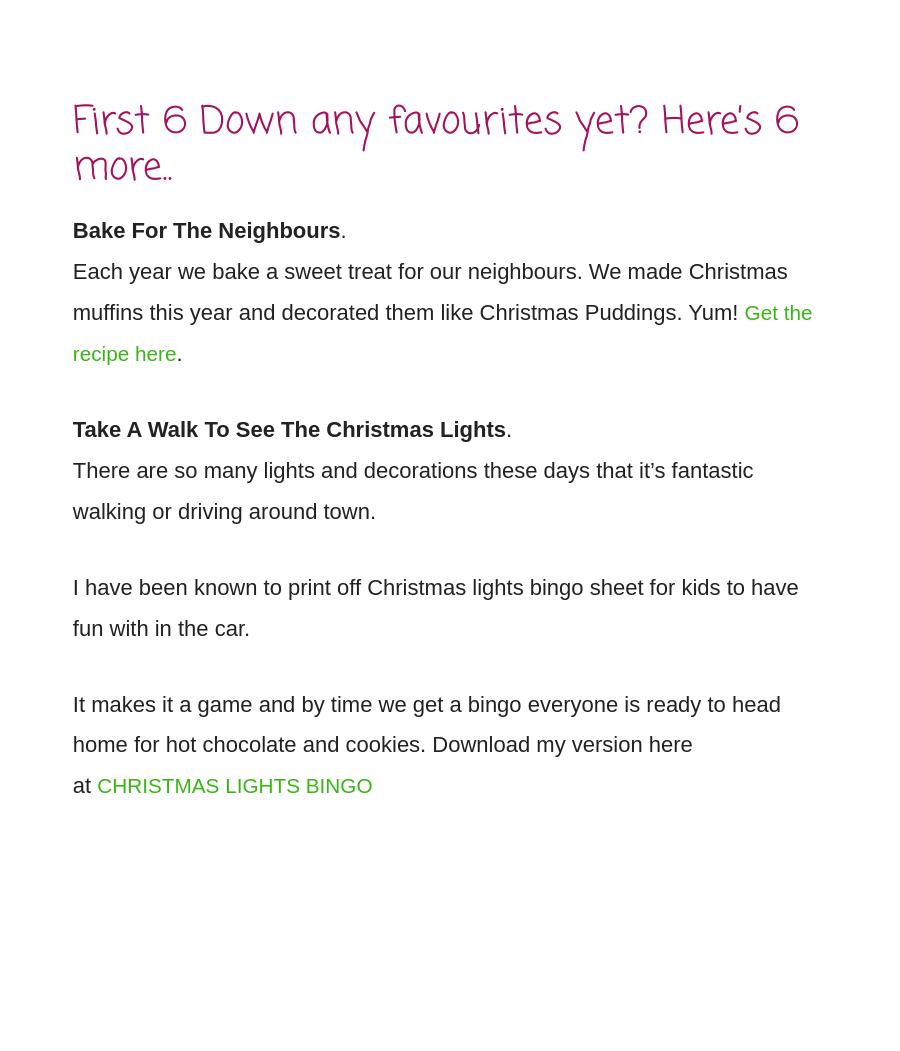 The width and height of the screenshot is (900, 1051). Describe the element at coordinates (434, 594) in the screenshot. I see `'I have been known to print off Christmas lights bingo sheet for kids to have fun with in the car.'` at that location.